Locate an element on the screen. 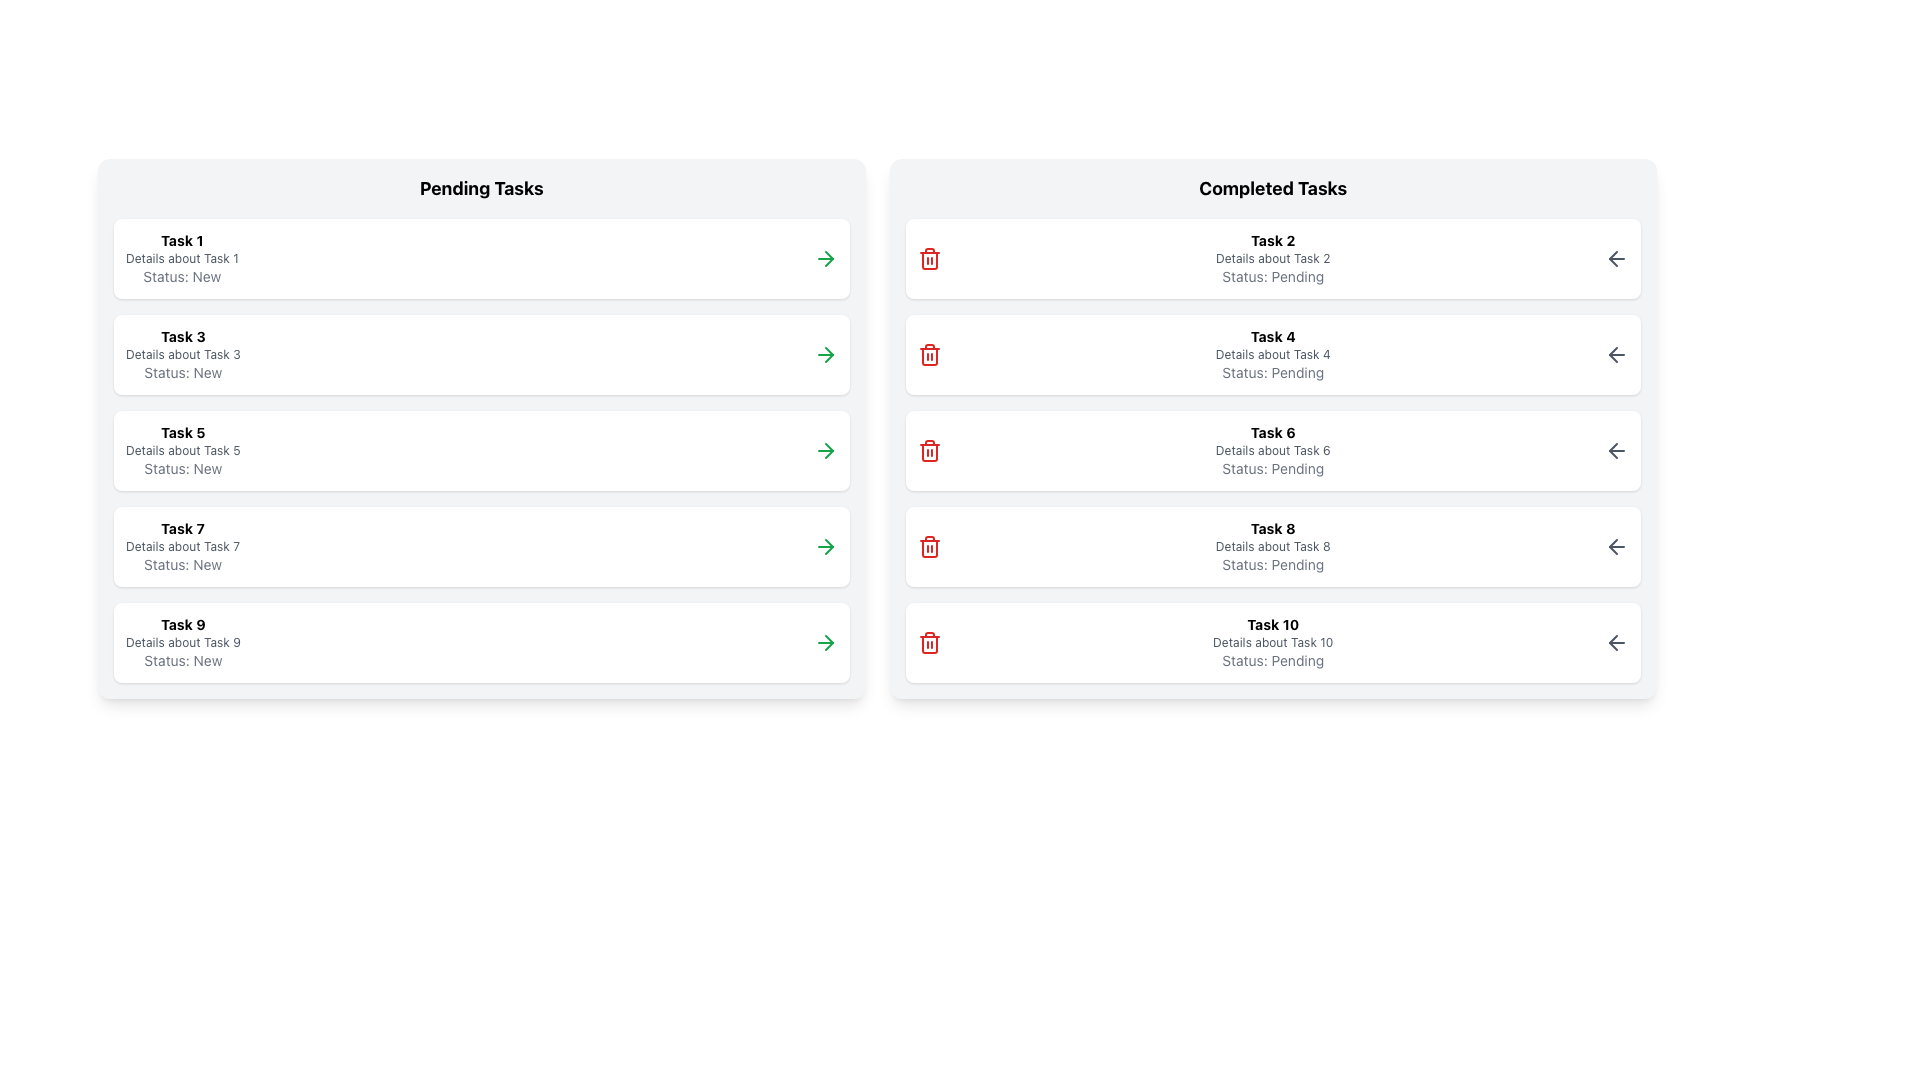 This screenshot has width=1920, height=1080. the text label that displays 'Status: New', which is located under the 'Details about Task 3' description in the Pending Tasks column is located at coordinates (183, 372).